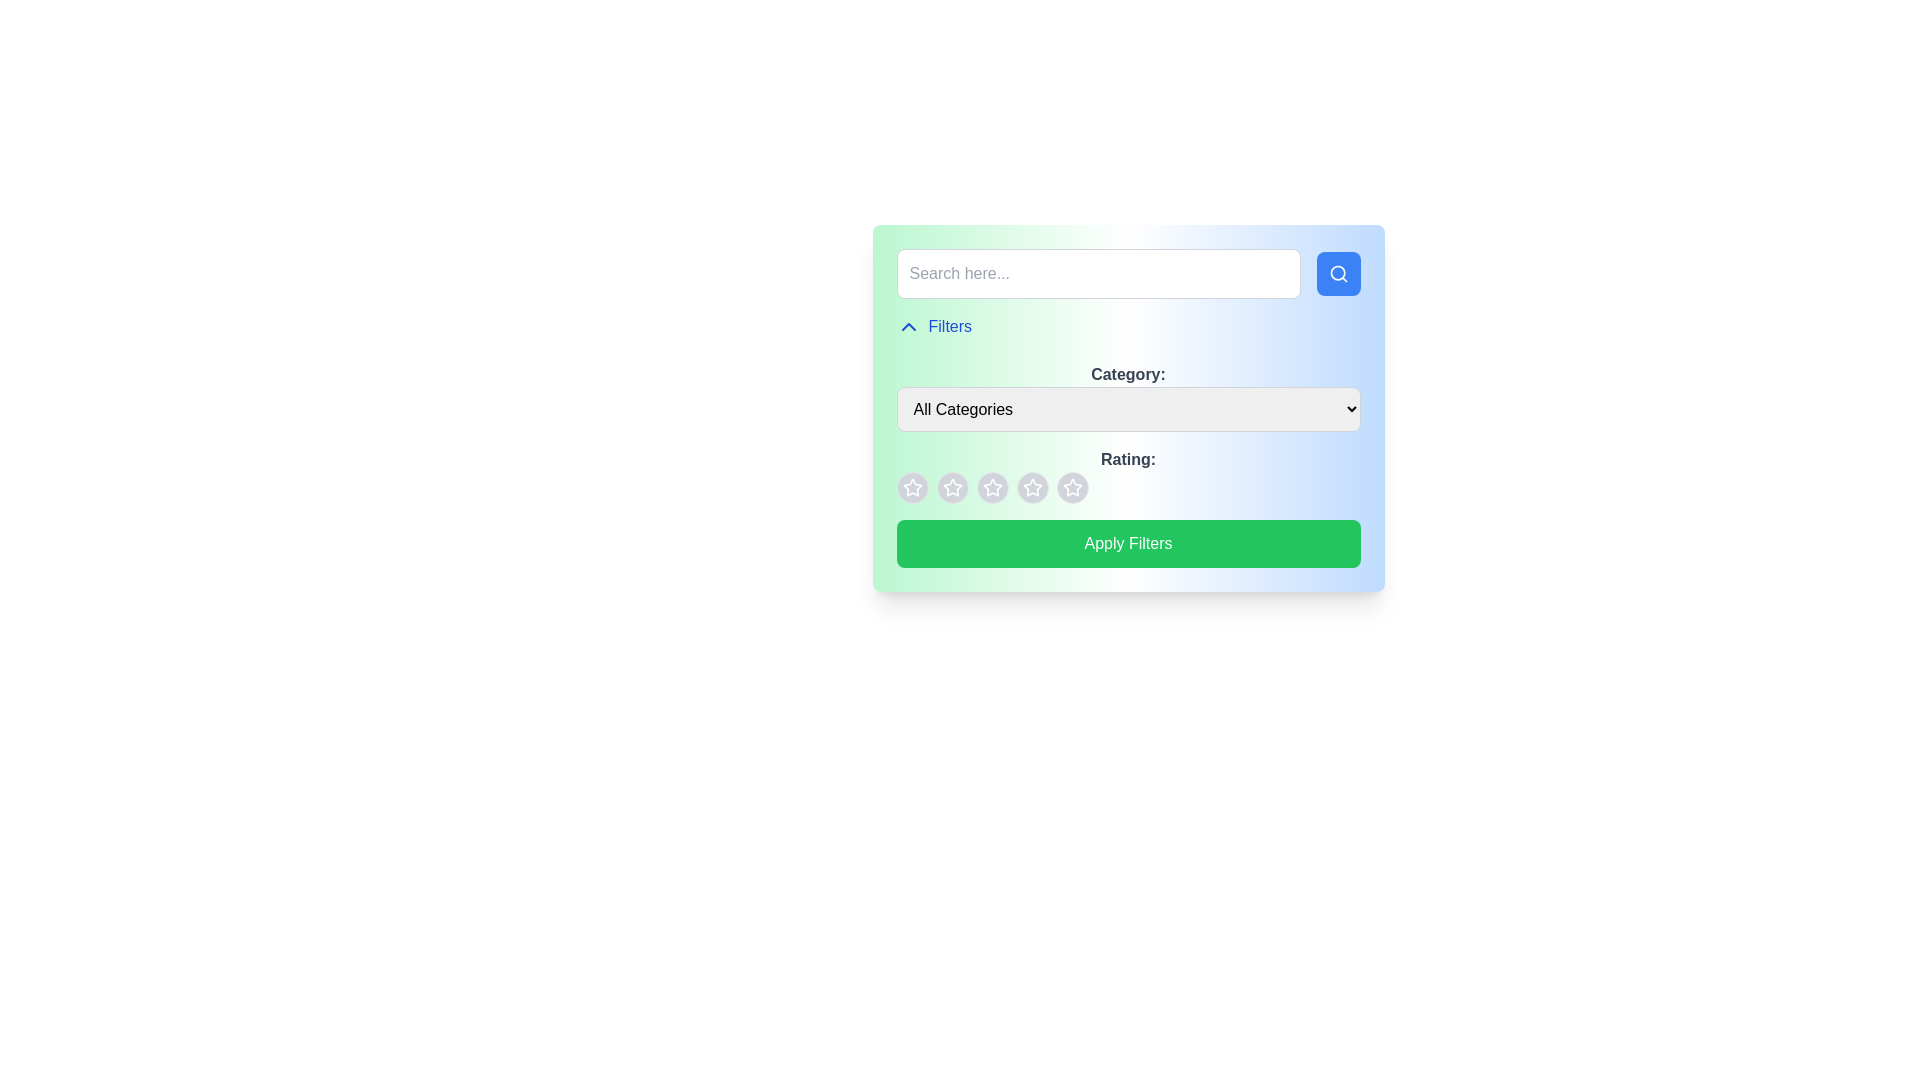  I want to click on the dropdown menu labeled 'All Categories', so click(1128, 408).